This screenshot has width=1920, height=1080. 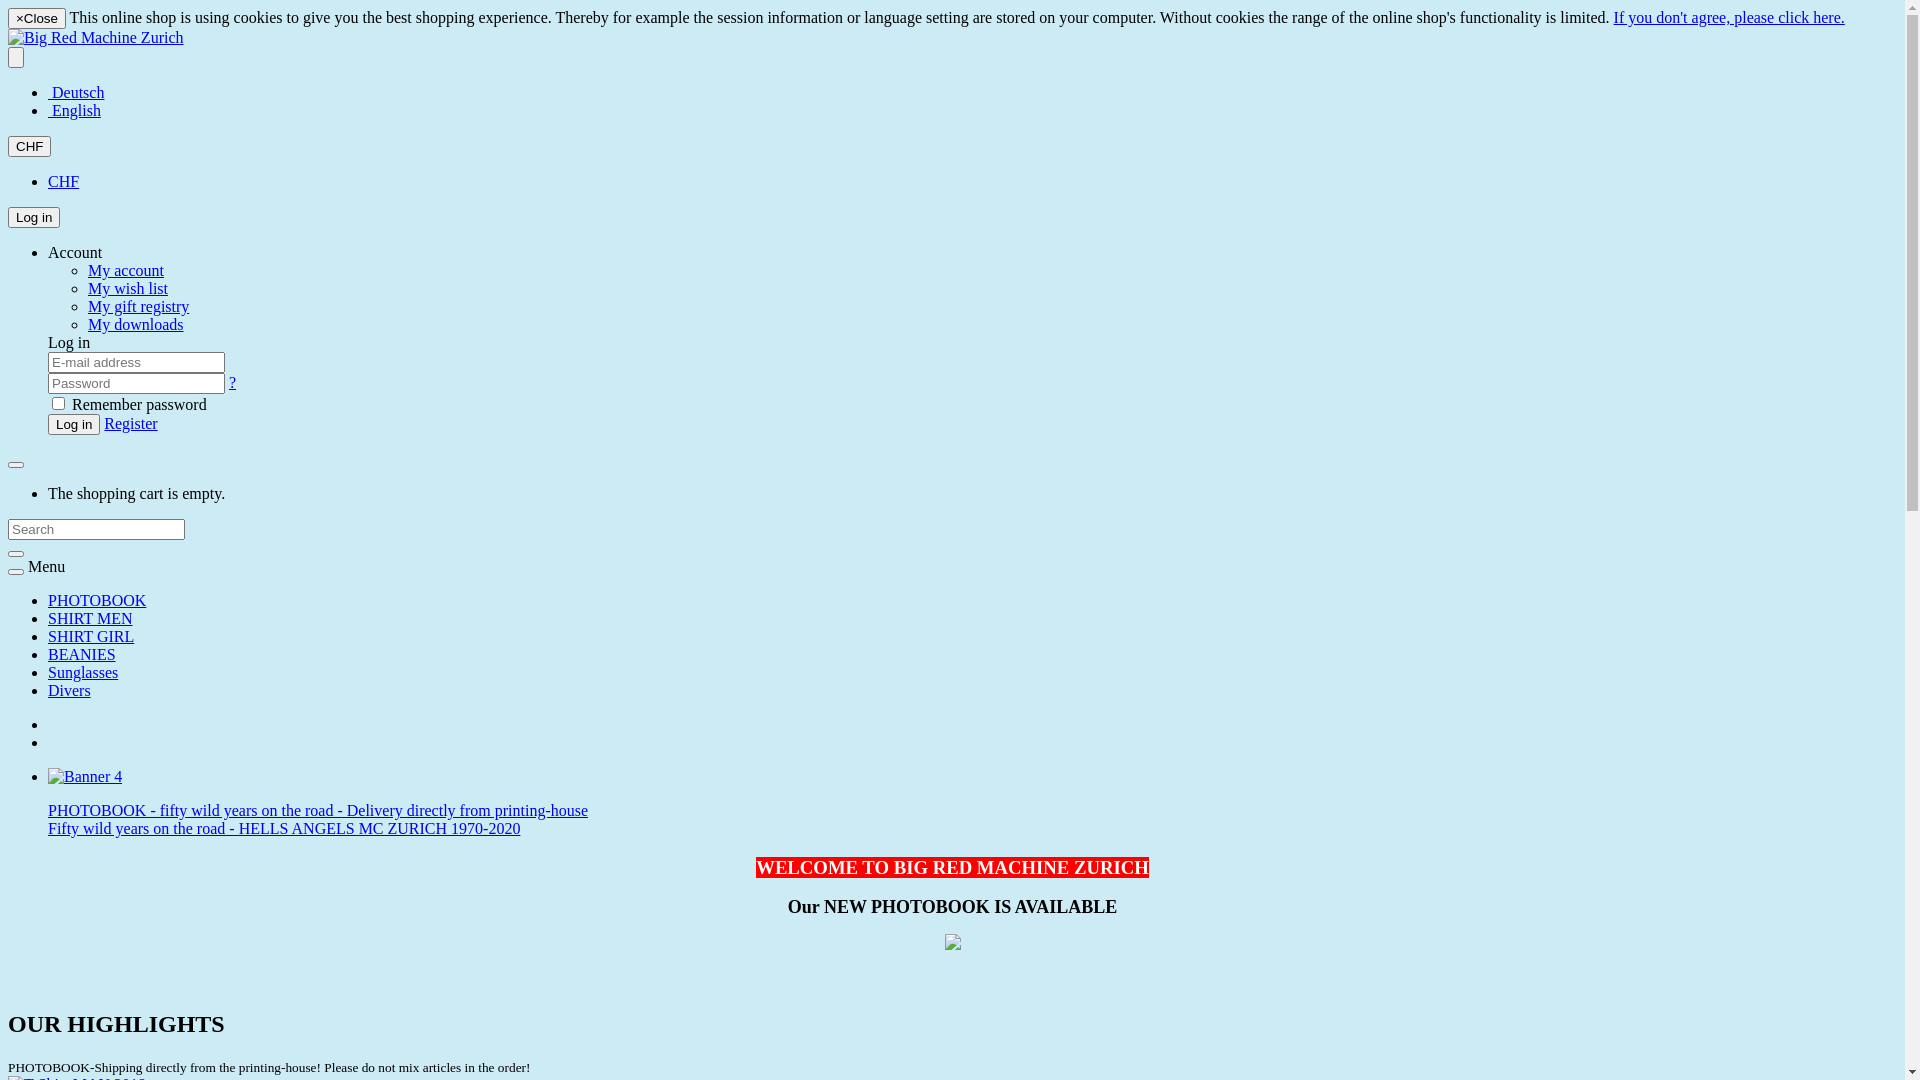 I want to click on 'Banner 4', so click(x=84, y=775).